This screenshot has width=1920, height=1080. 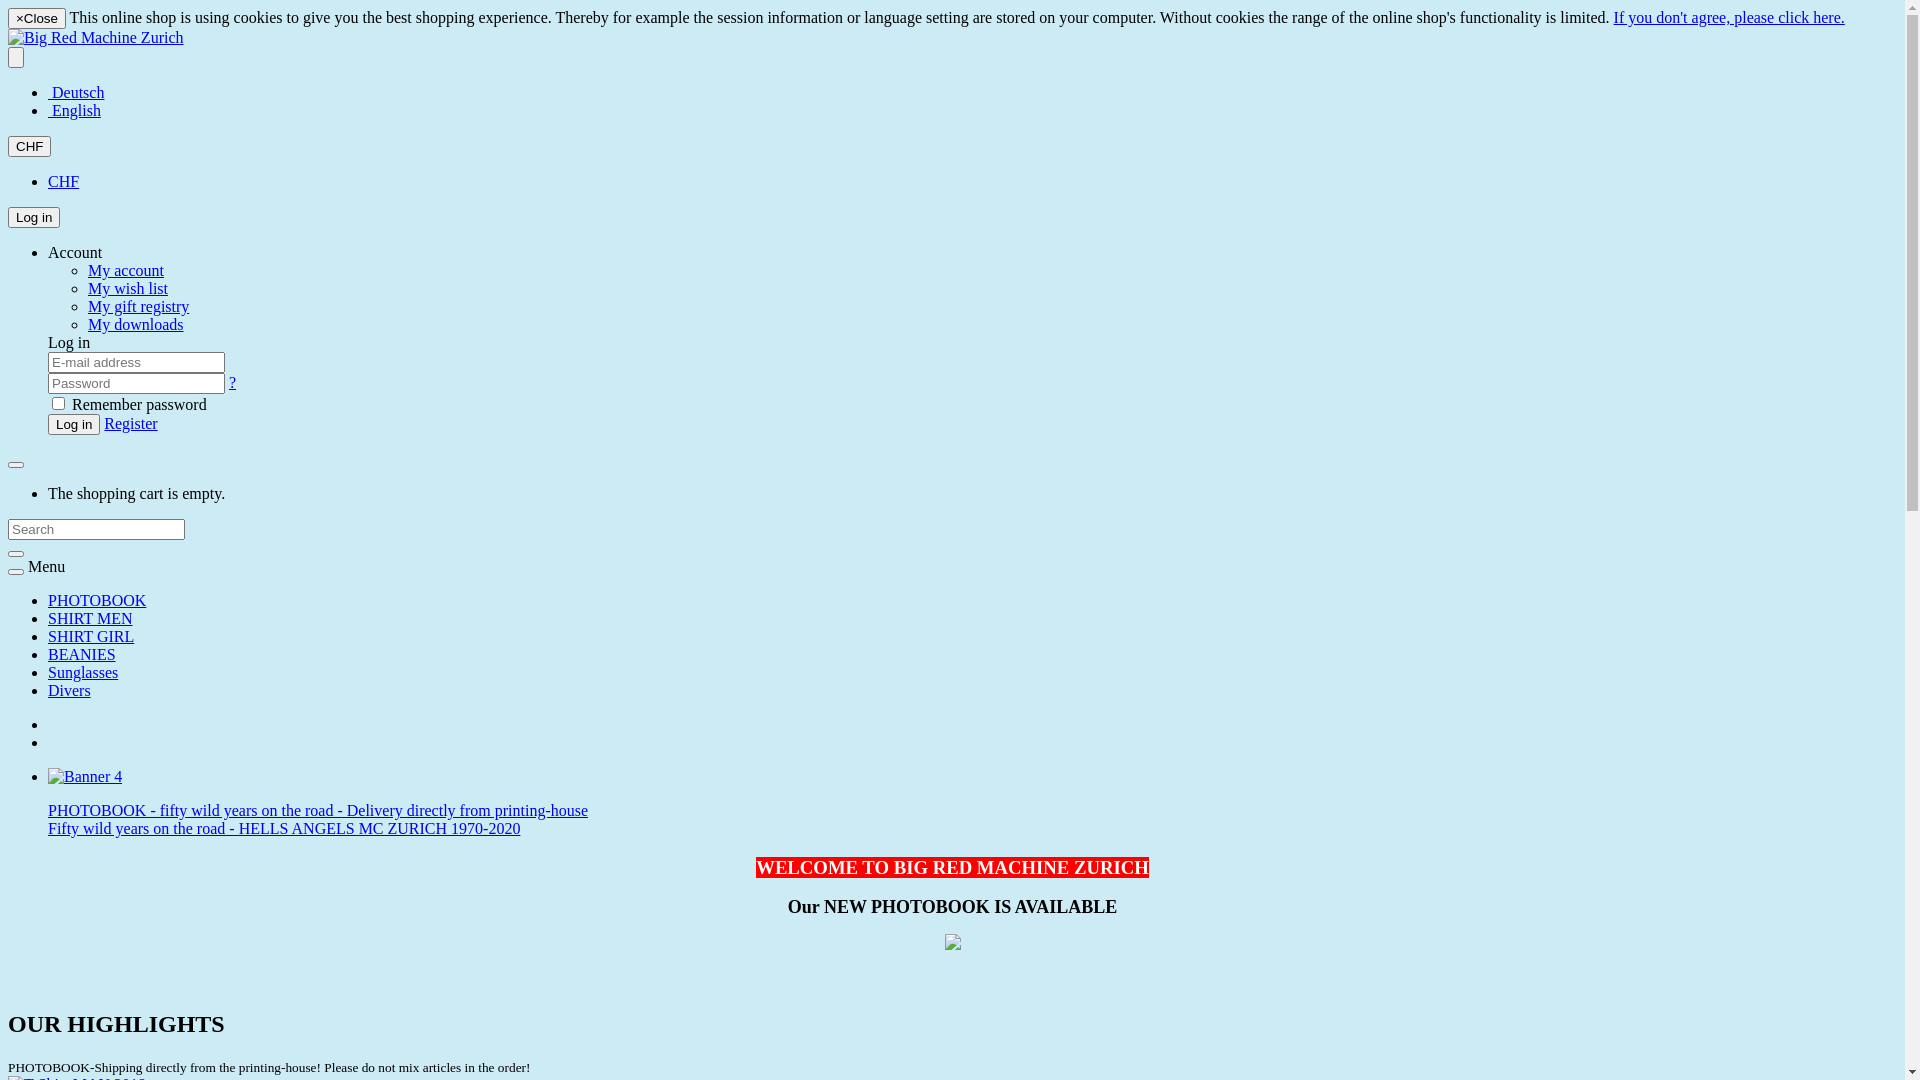 I want to click on 'Banner 4', so click(x=84, y=775).